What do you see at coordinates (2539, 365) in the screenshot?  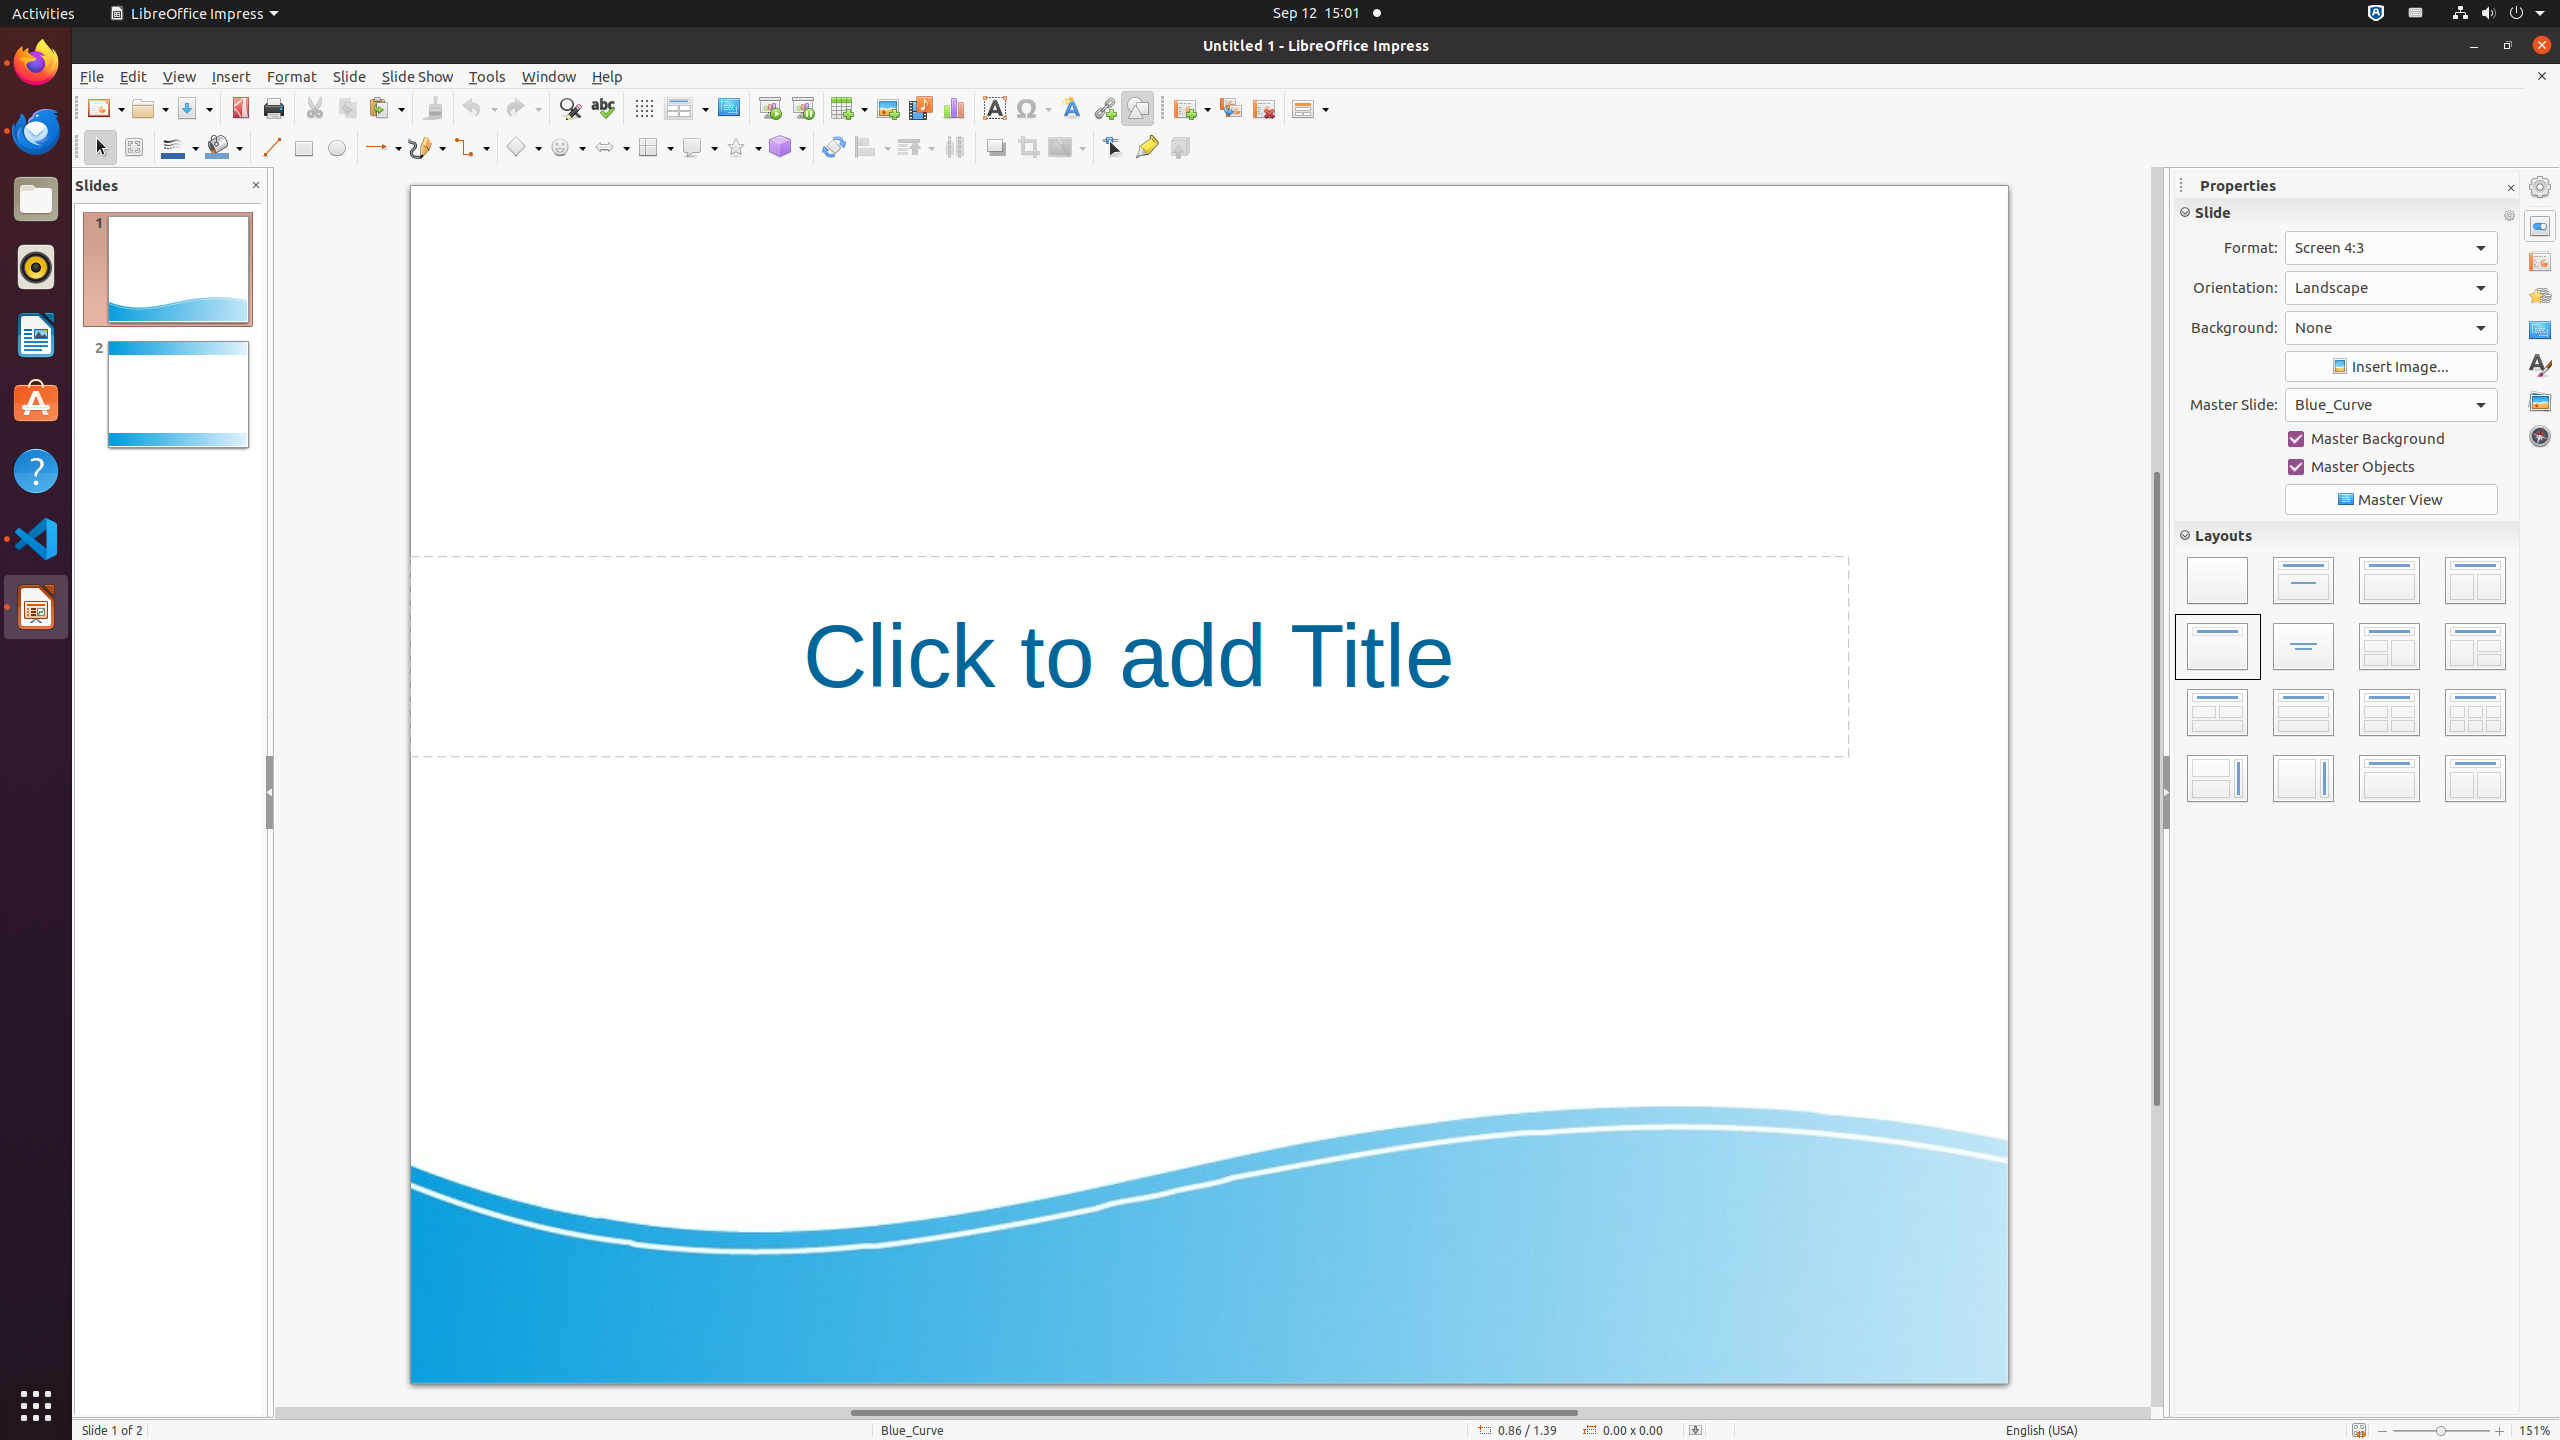 I see `'Styles'` at bounding box center [2539, 365].